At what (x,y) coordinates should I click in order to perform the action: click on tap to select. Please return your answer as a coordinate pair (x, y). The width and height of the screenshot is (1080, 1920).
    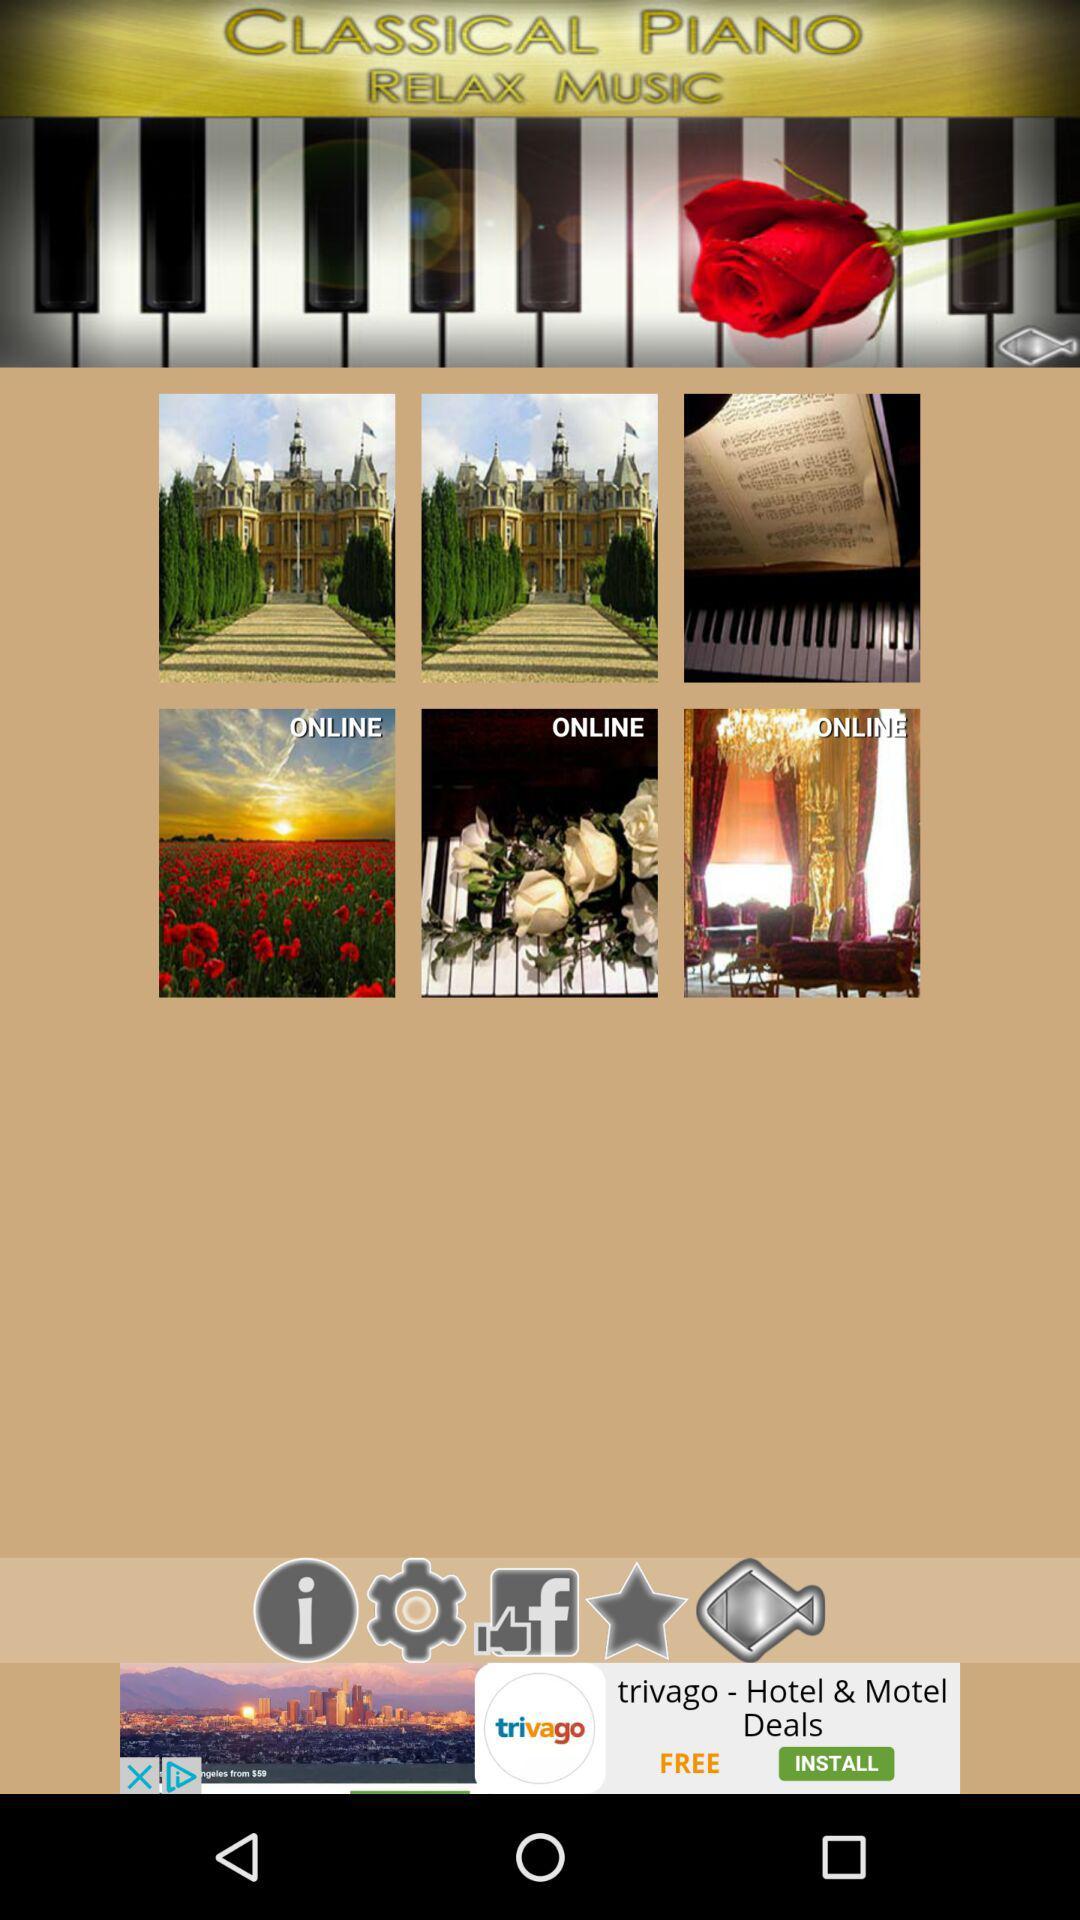
    Looking at the image, I should click on (801, 538).